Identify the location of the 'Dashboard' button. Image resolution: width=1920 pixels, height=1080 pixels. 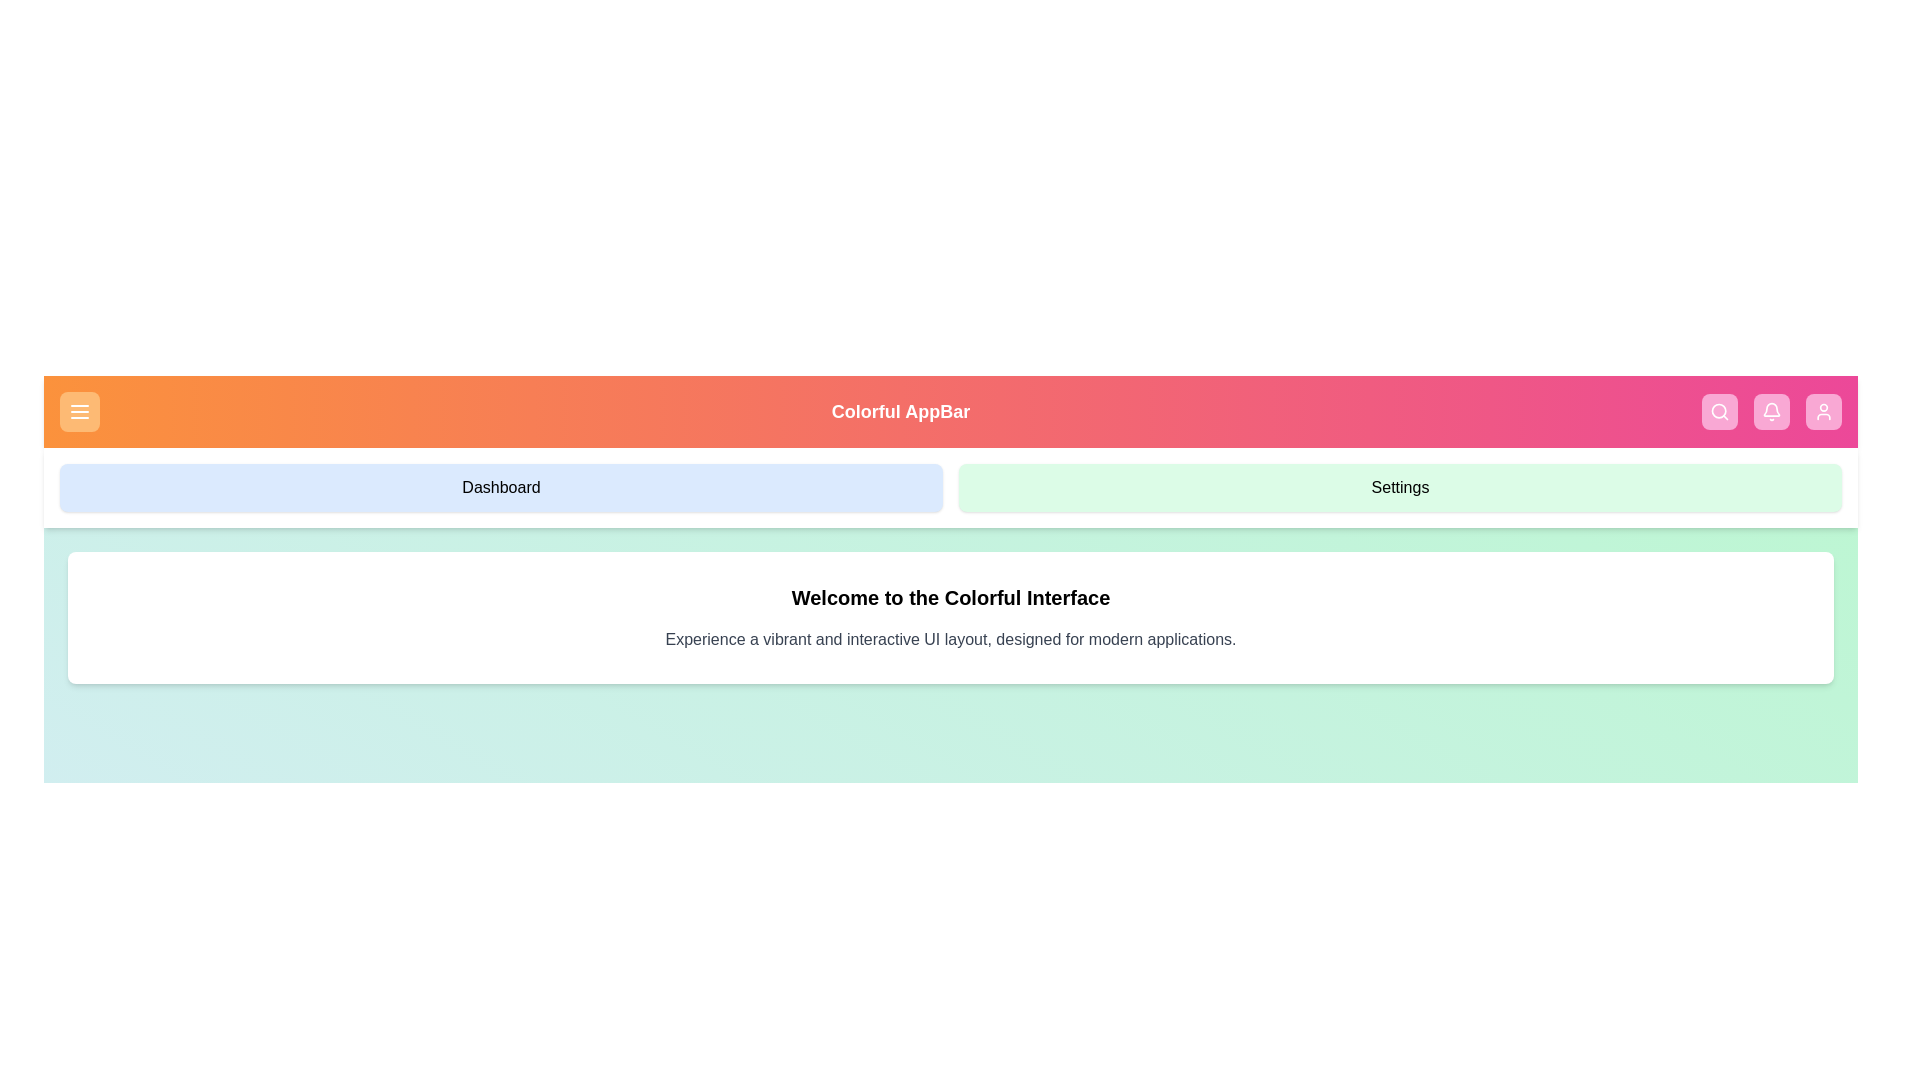
(501, 488).